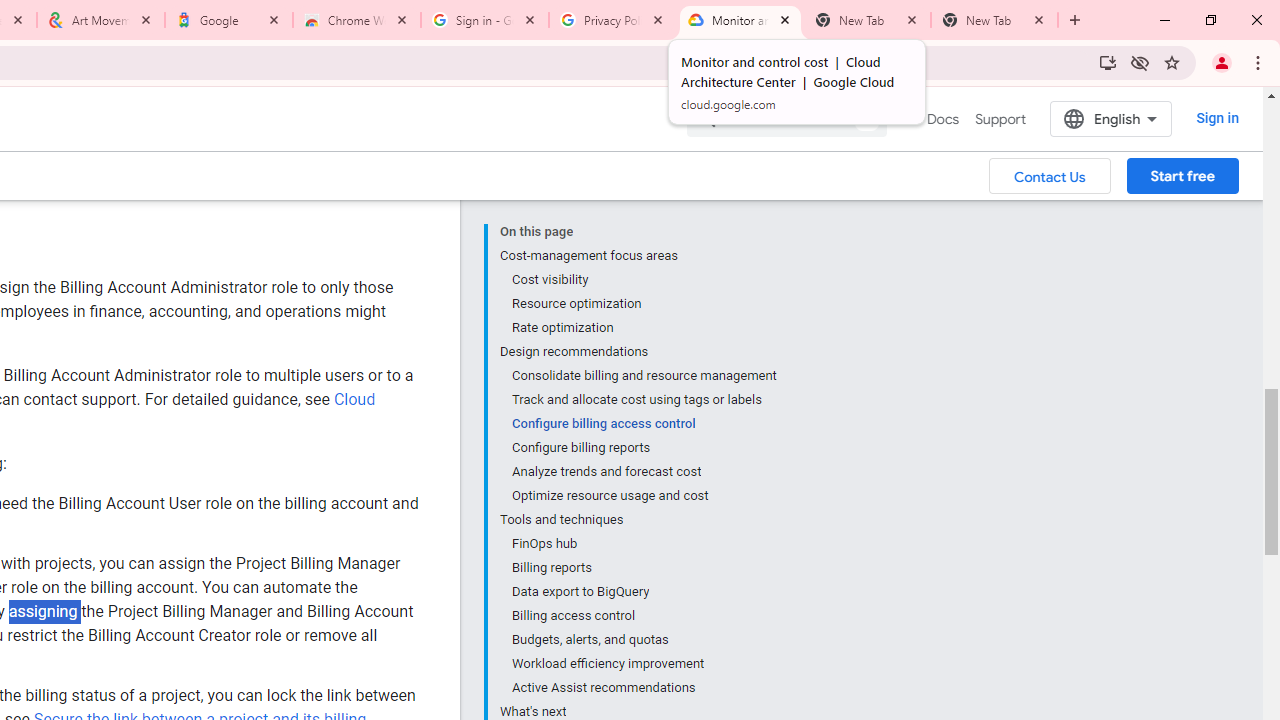 This screenshot has height=720, width=1280. I want to click on 'Tools and techniques', so click(637, 519).